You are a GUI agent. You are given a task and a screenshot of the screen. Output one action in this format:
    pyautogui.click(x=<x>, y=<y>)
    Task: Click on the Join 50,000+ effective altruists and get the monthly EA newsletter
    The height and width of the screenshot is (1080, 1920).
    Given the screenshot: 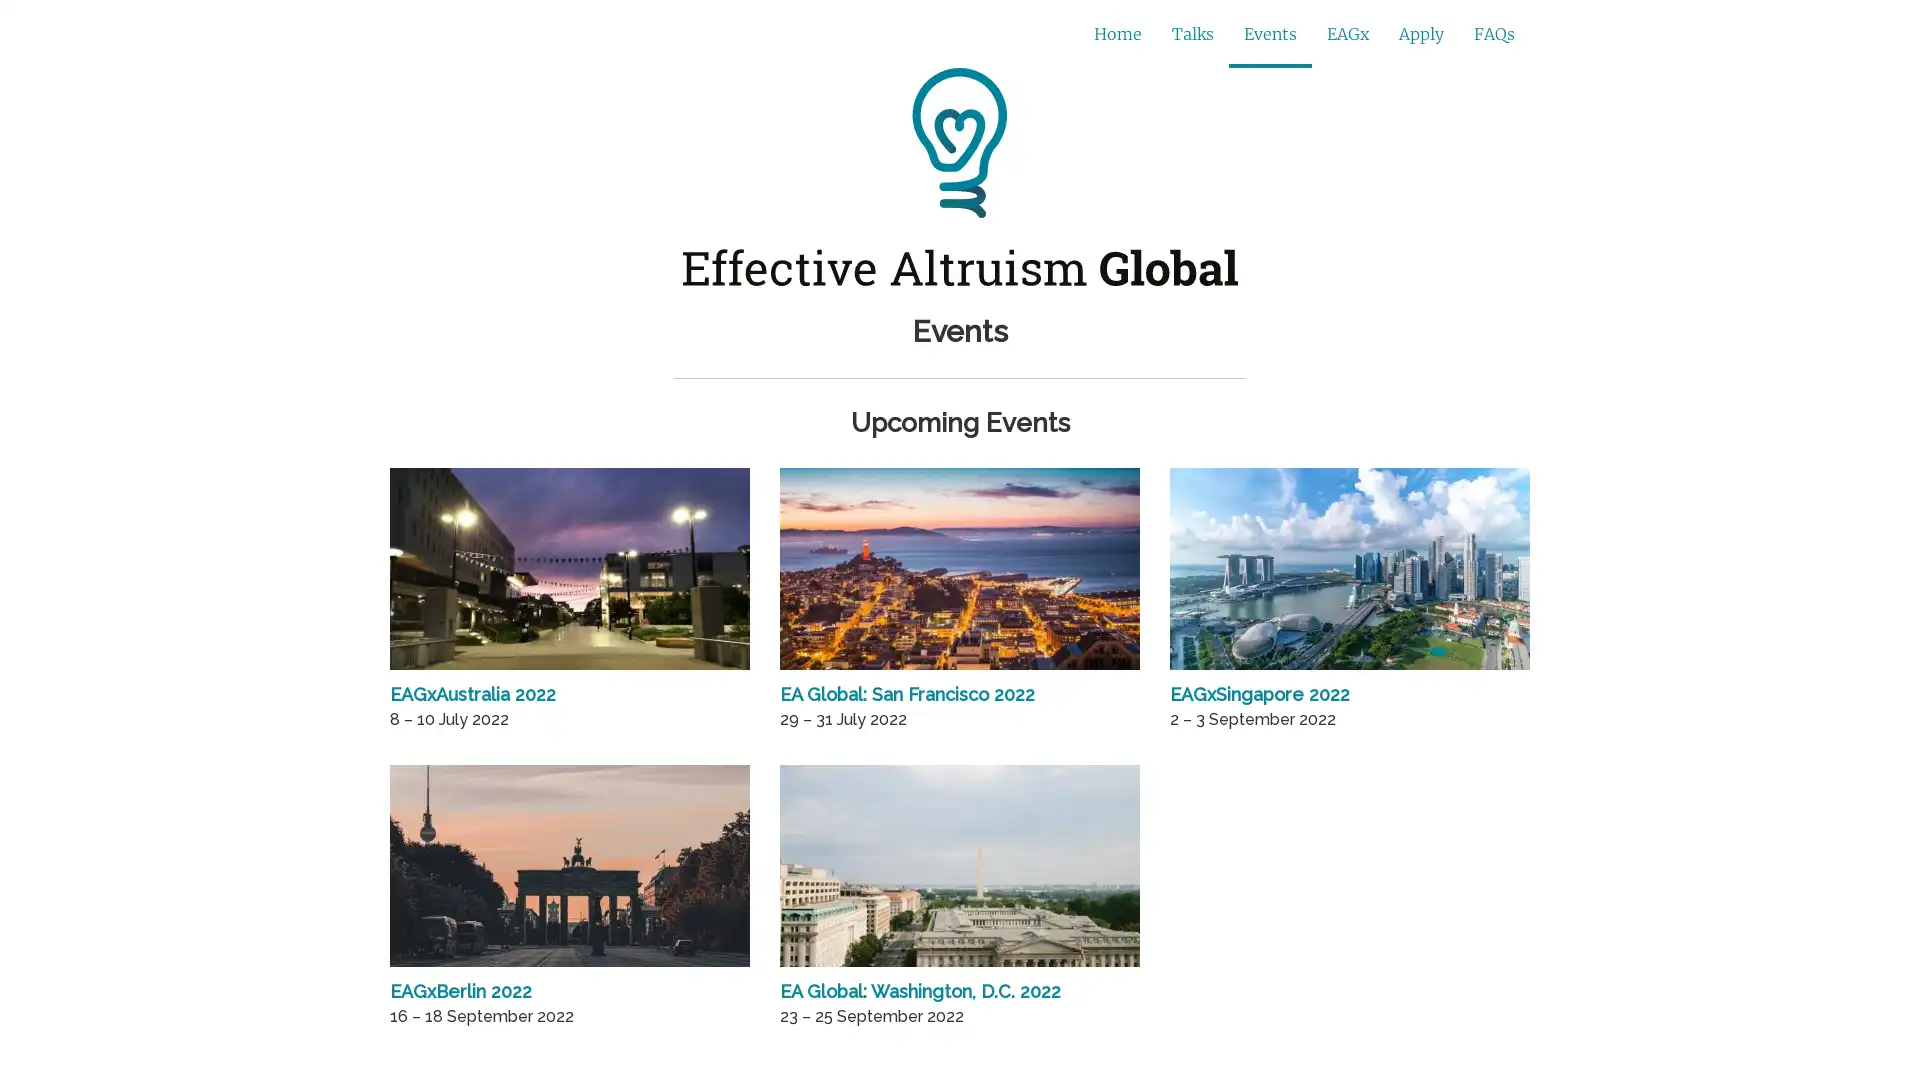 What is the action you would take?
    pyautogui.click(x=815, y=34)
    